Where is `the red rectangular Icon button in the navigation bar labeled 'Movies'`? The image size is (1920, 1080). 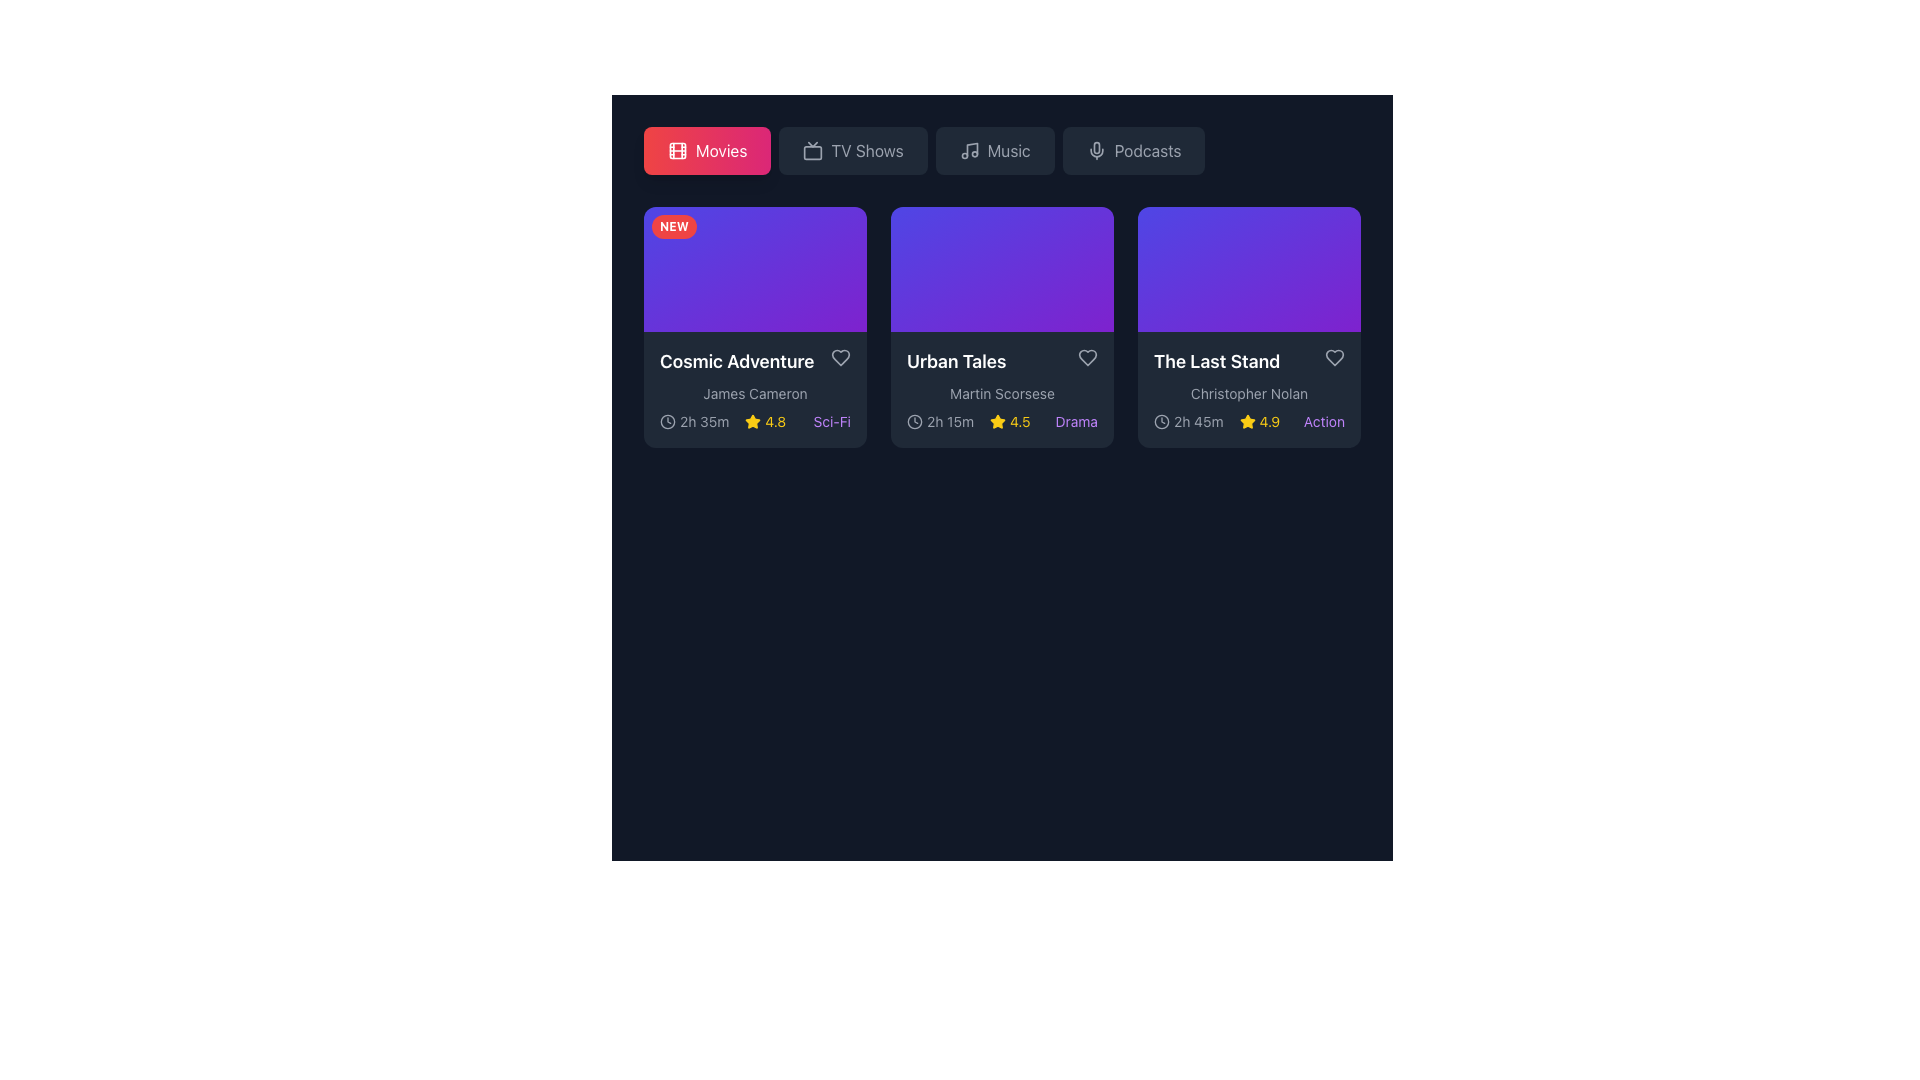 the red rectangular Icon button in the navigation bar labeled 'Movies' is located at coordinates (677, 149).